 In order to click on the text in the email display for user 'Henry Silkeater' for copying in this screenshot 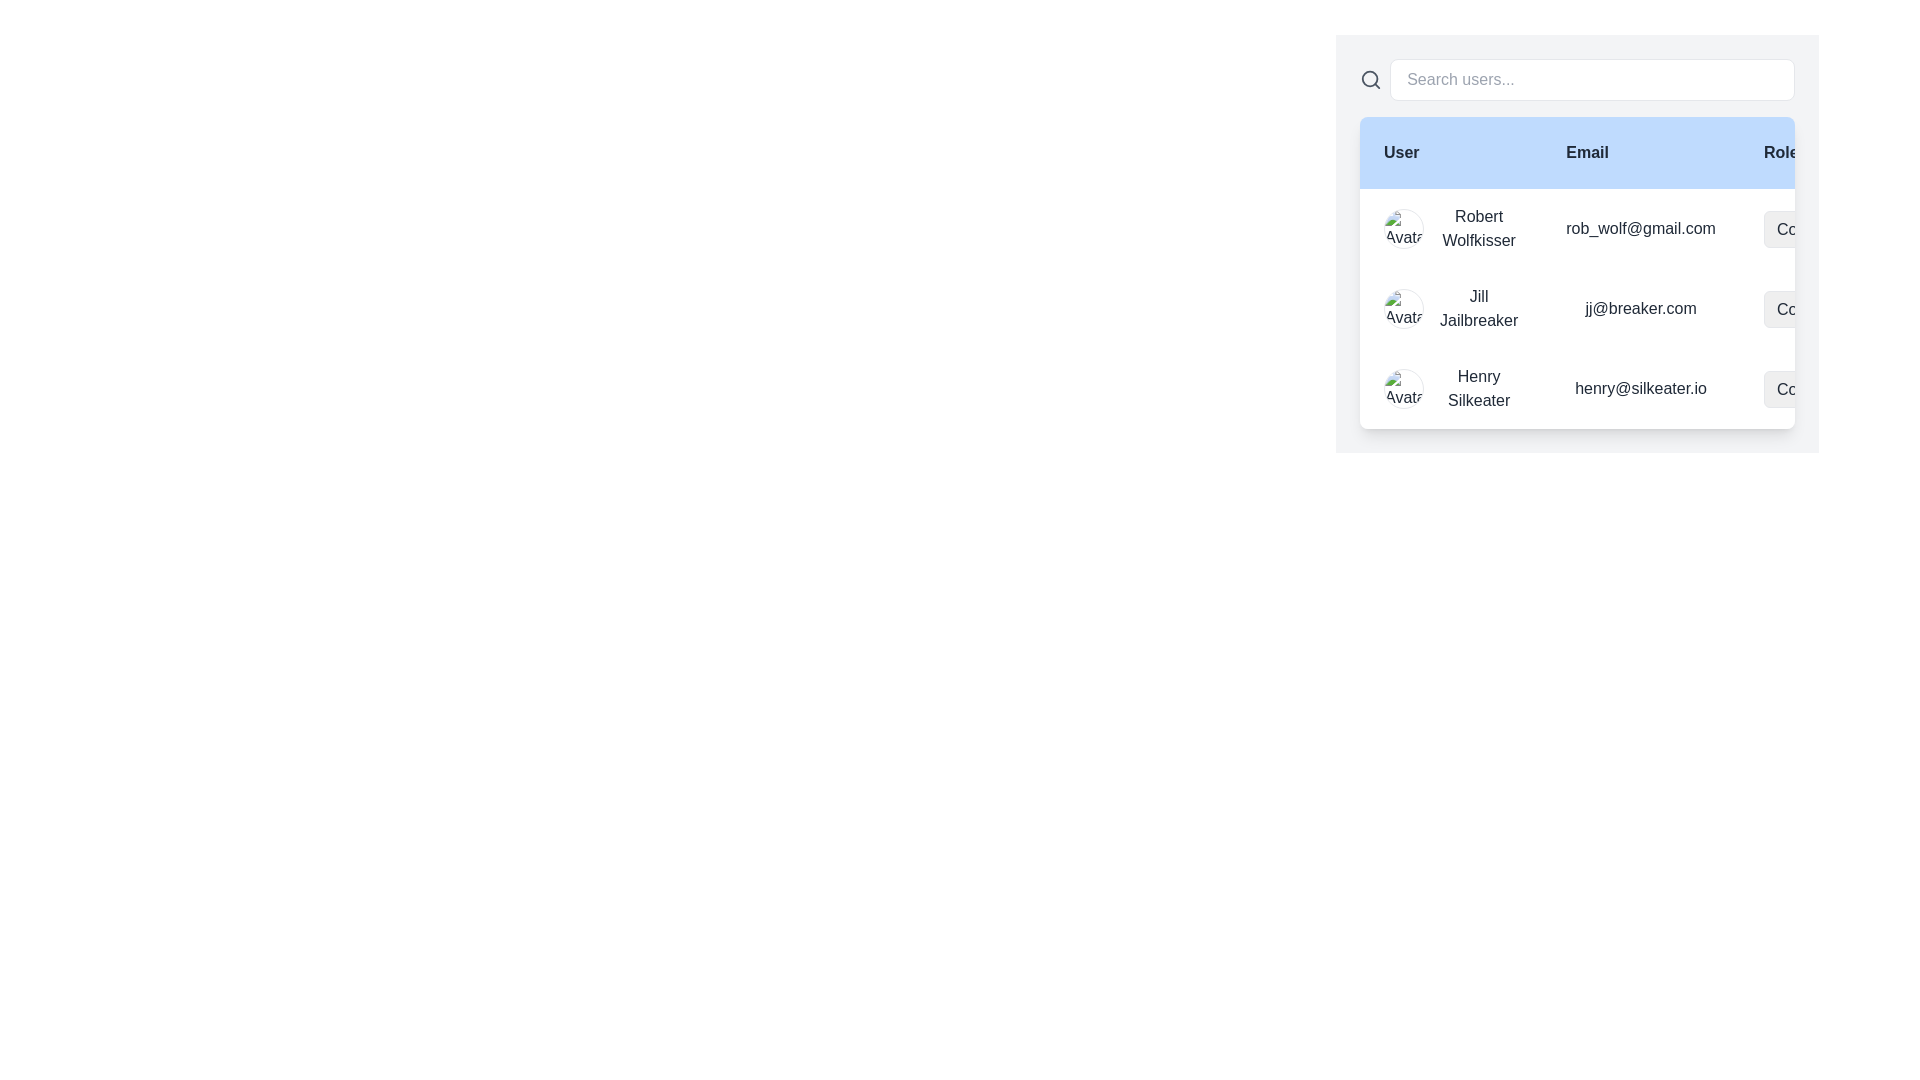, I will do `click(1641, 389)`.